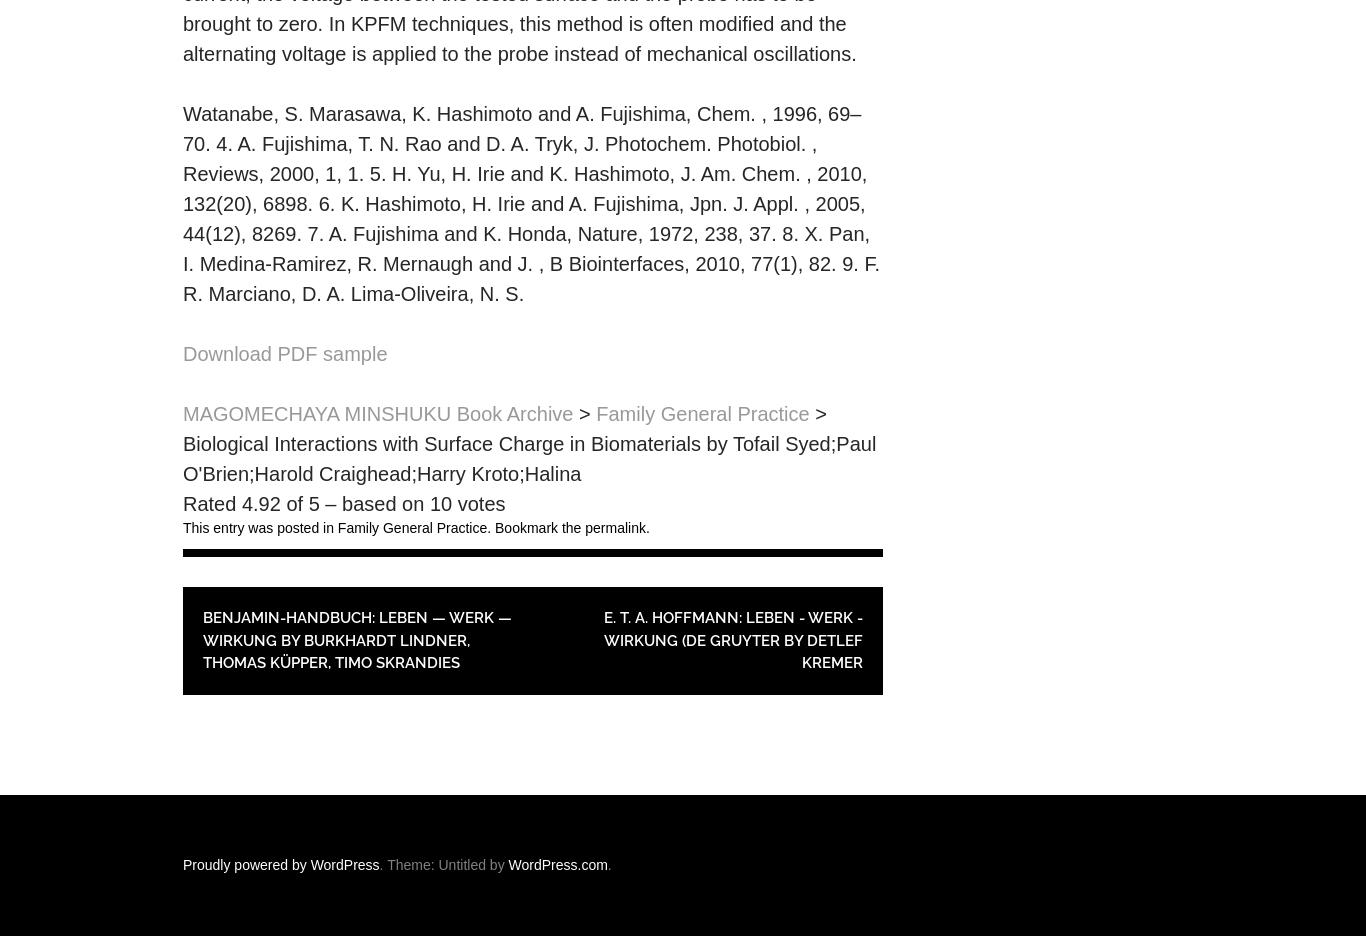 The width and height of the screenshot is (1366, 936). Describe the element at coordinates (373, 503) in the screenshot. I see `'–
		based on'` at that location.